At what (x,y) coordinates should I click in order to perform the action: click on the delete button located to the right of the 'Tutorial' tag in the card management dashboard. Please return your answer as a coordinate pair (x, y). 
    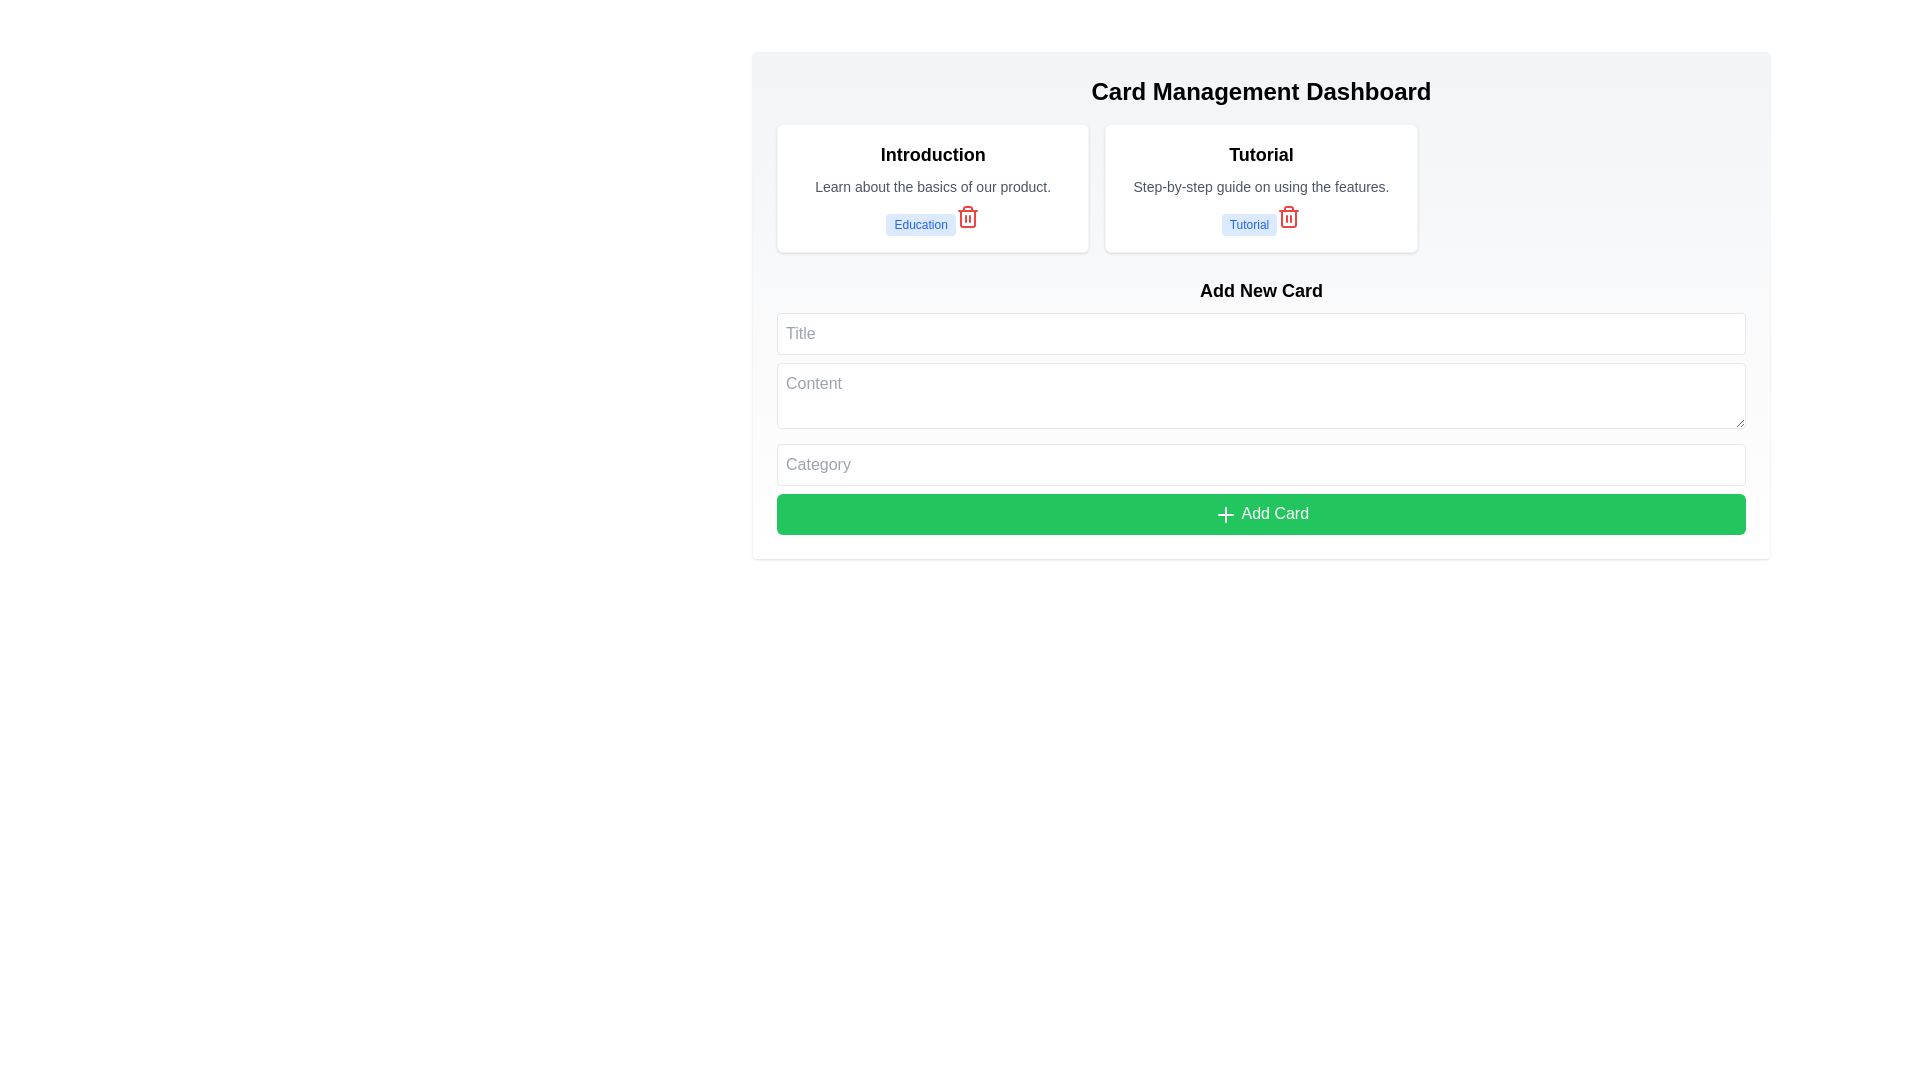
    Looking at the image, I should click on (1289, 216).